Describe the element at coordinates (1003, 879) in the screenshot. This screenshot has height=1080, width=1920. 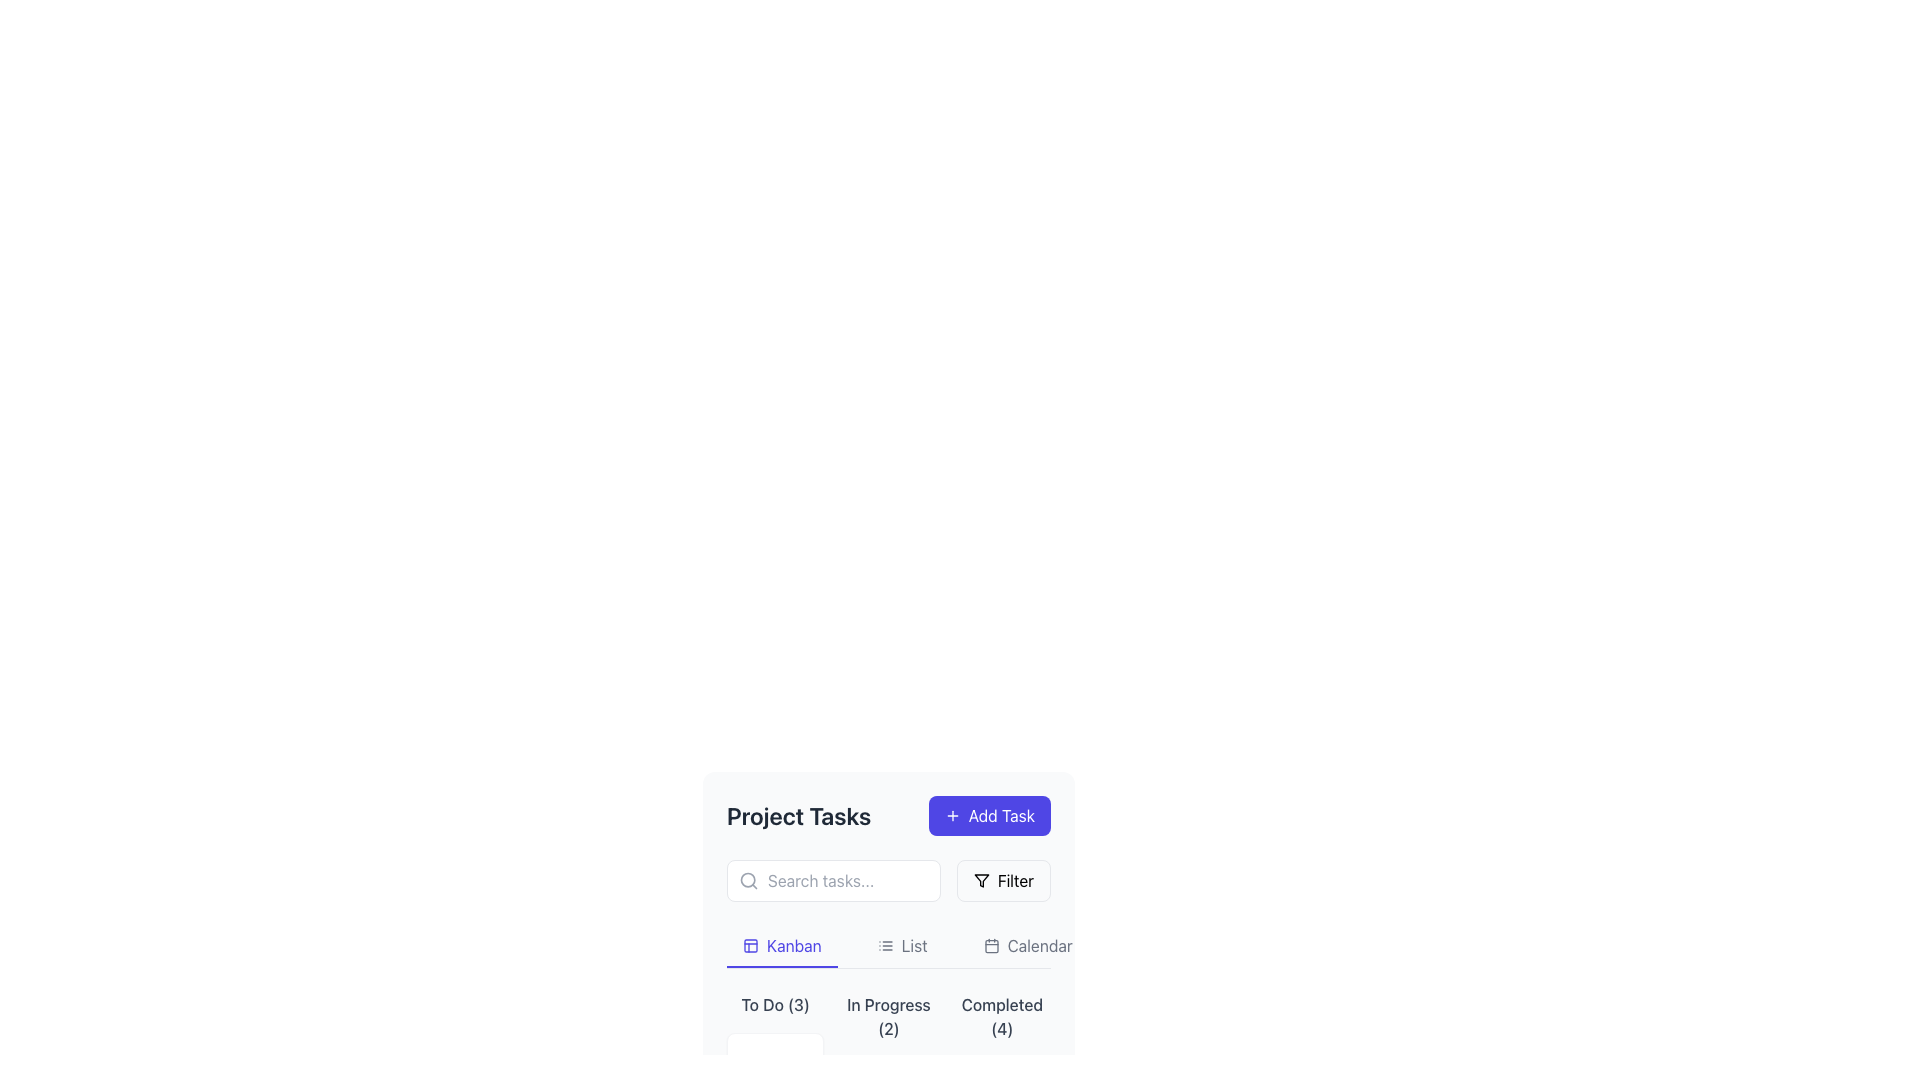
I see `the filter button located in the upper-right section of the layout` at that location.